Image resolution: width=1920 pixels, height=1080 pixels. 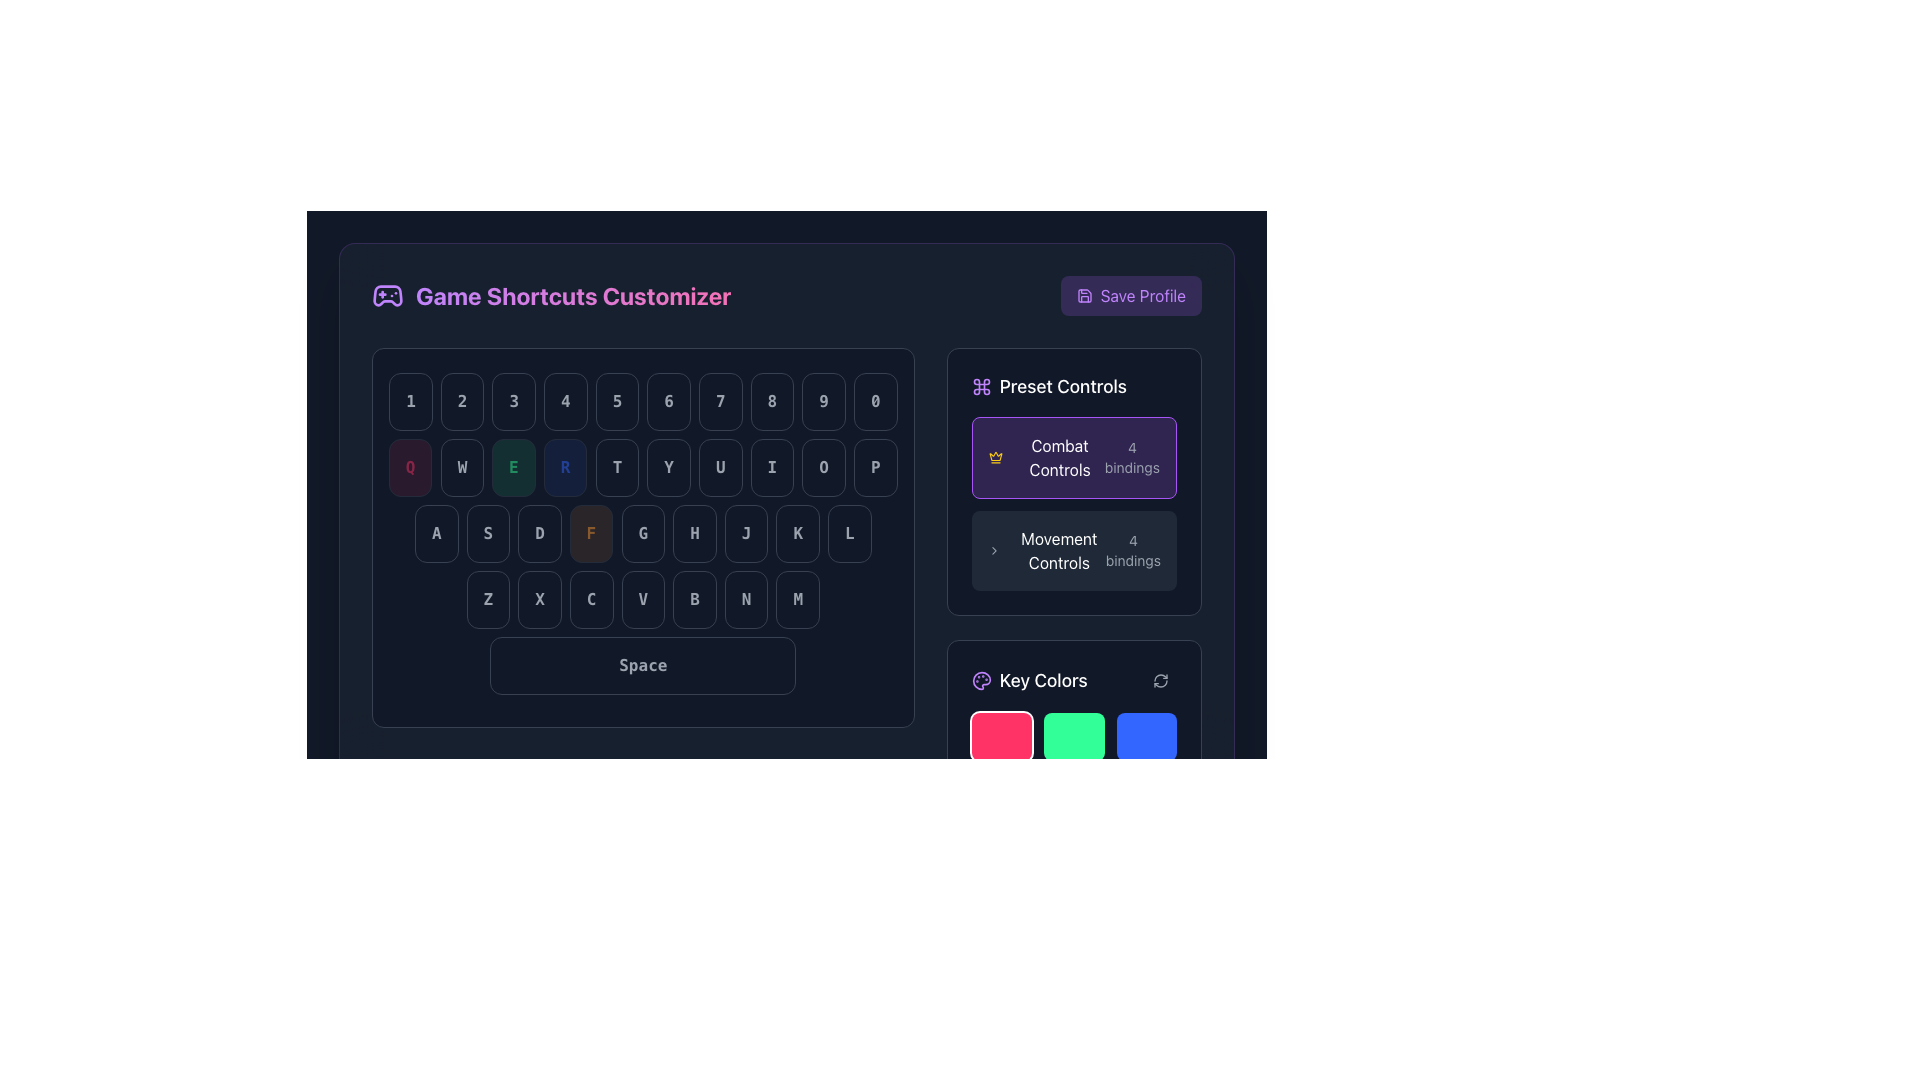 I want to click on the text label that displays the number of bindings associated with 'Combat Controls', located within the 'Combat Controls' card of the 'Preset Controls' section, to the right of the title 'Combat Controls', so click(x=1132, y=458).